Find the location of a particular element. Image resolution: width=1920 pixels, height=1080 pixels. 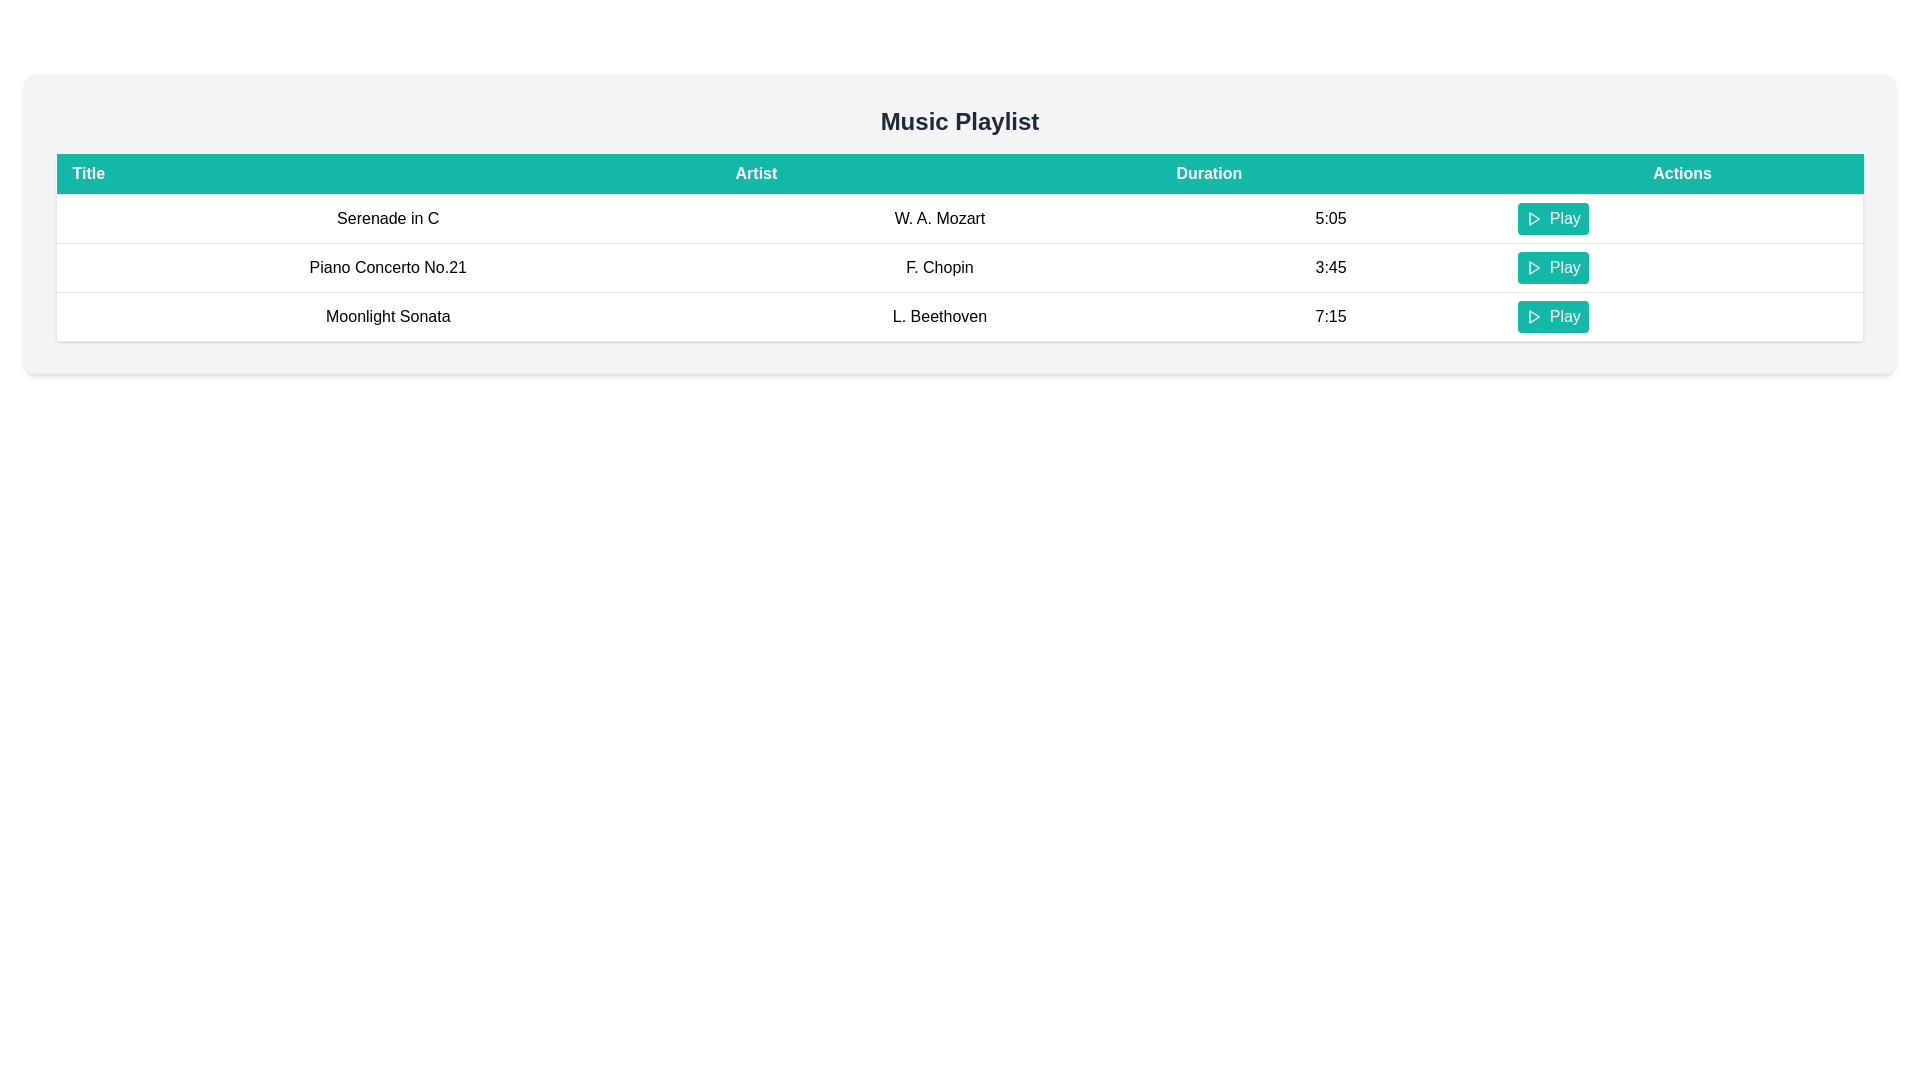

the text label reading 'W. A. Mozart' located in the 'Artist' column of the table, positioned centrally in the second column of the first data row is located at coordinates (939, 219).